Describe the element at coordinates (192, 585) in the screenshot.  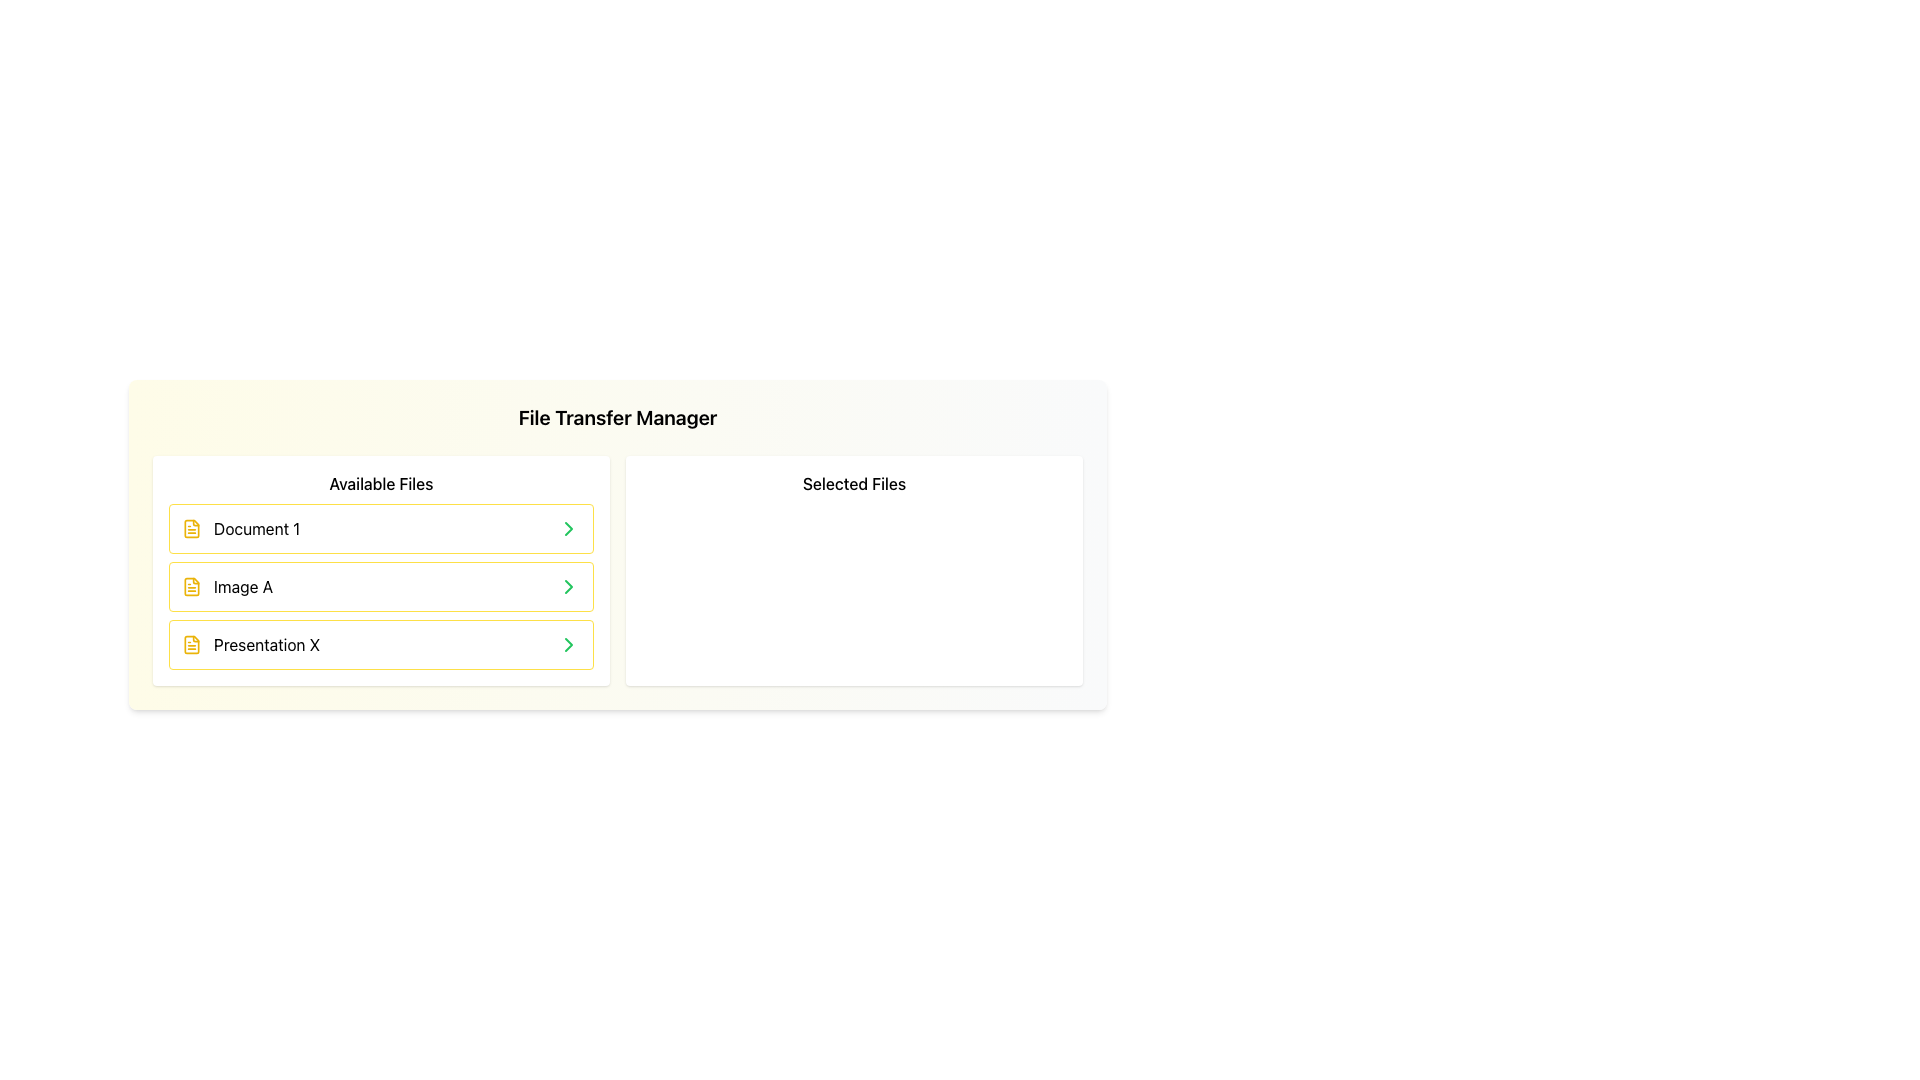
I see `the graphical component of the document icon located in the second row of the 'Available Files' listing` at that location.